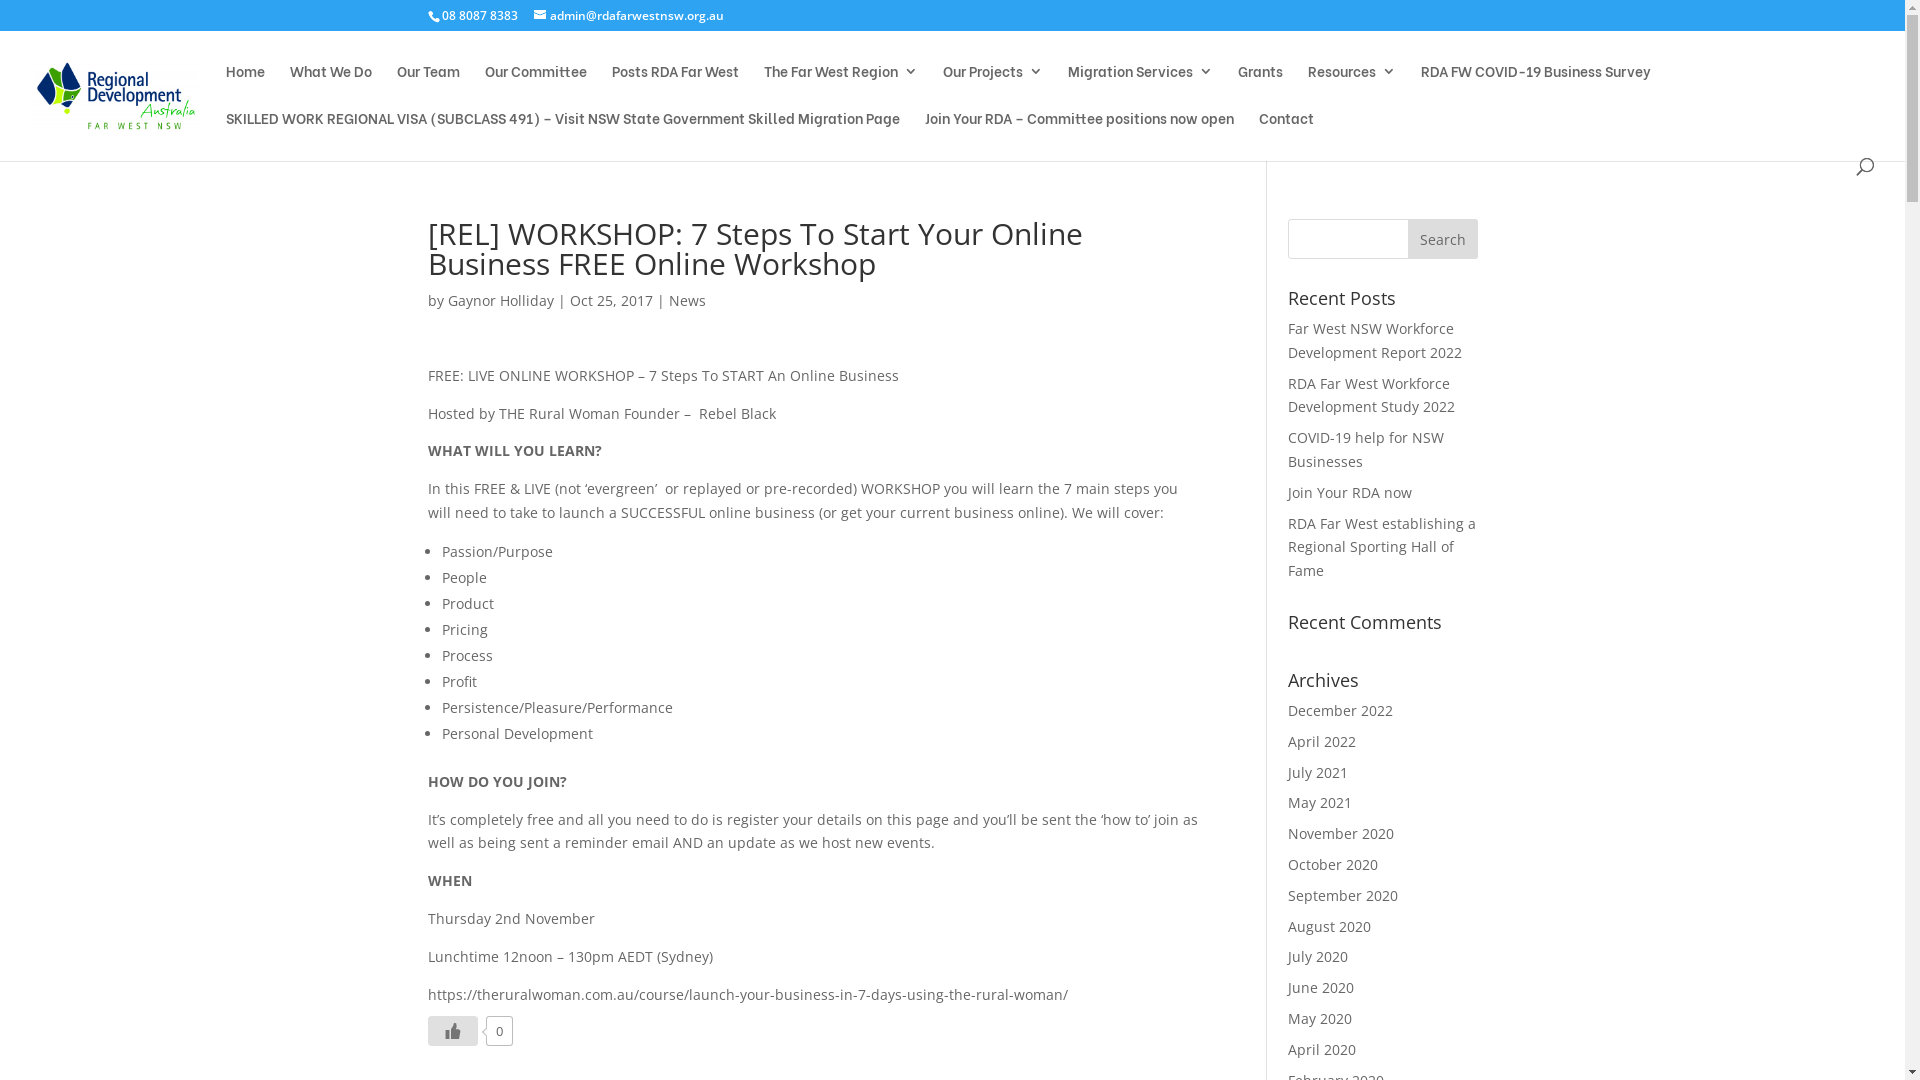  What do you see at coordinates (1259, 86) in the screenshot?
I see `'Grants'` at bounding box center [1259, 86].